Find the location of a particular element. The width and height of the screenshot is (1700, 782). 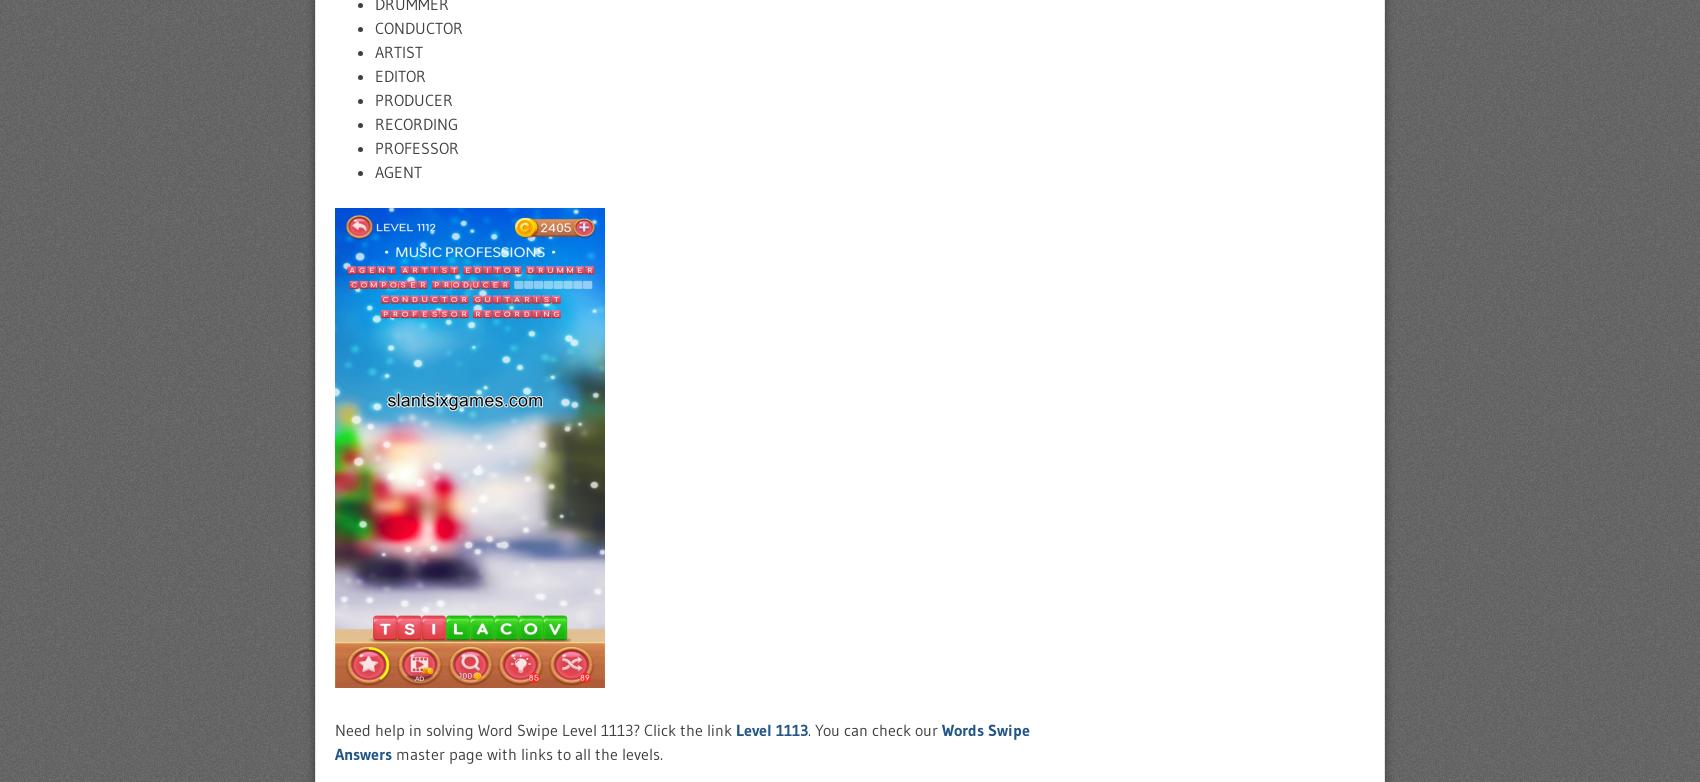

'PRODUCER' is located at coordinates (412, 100).